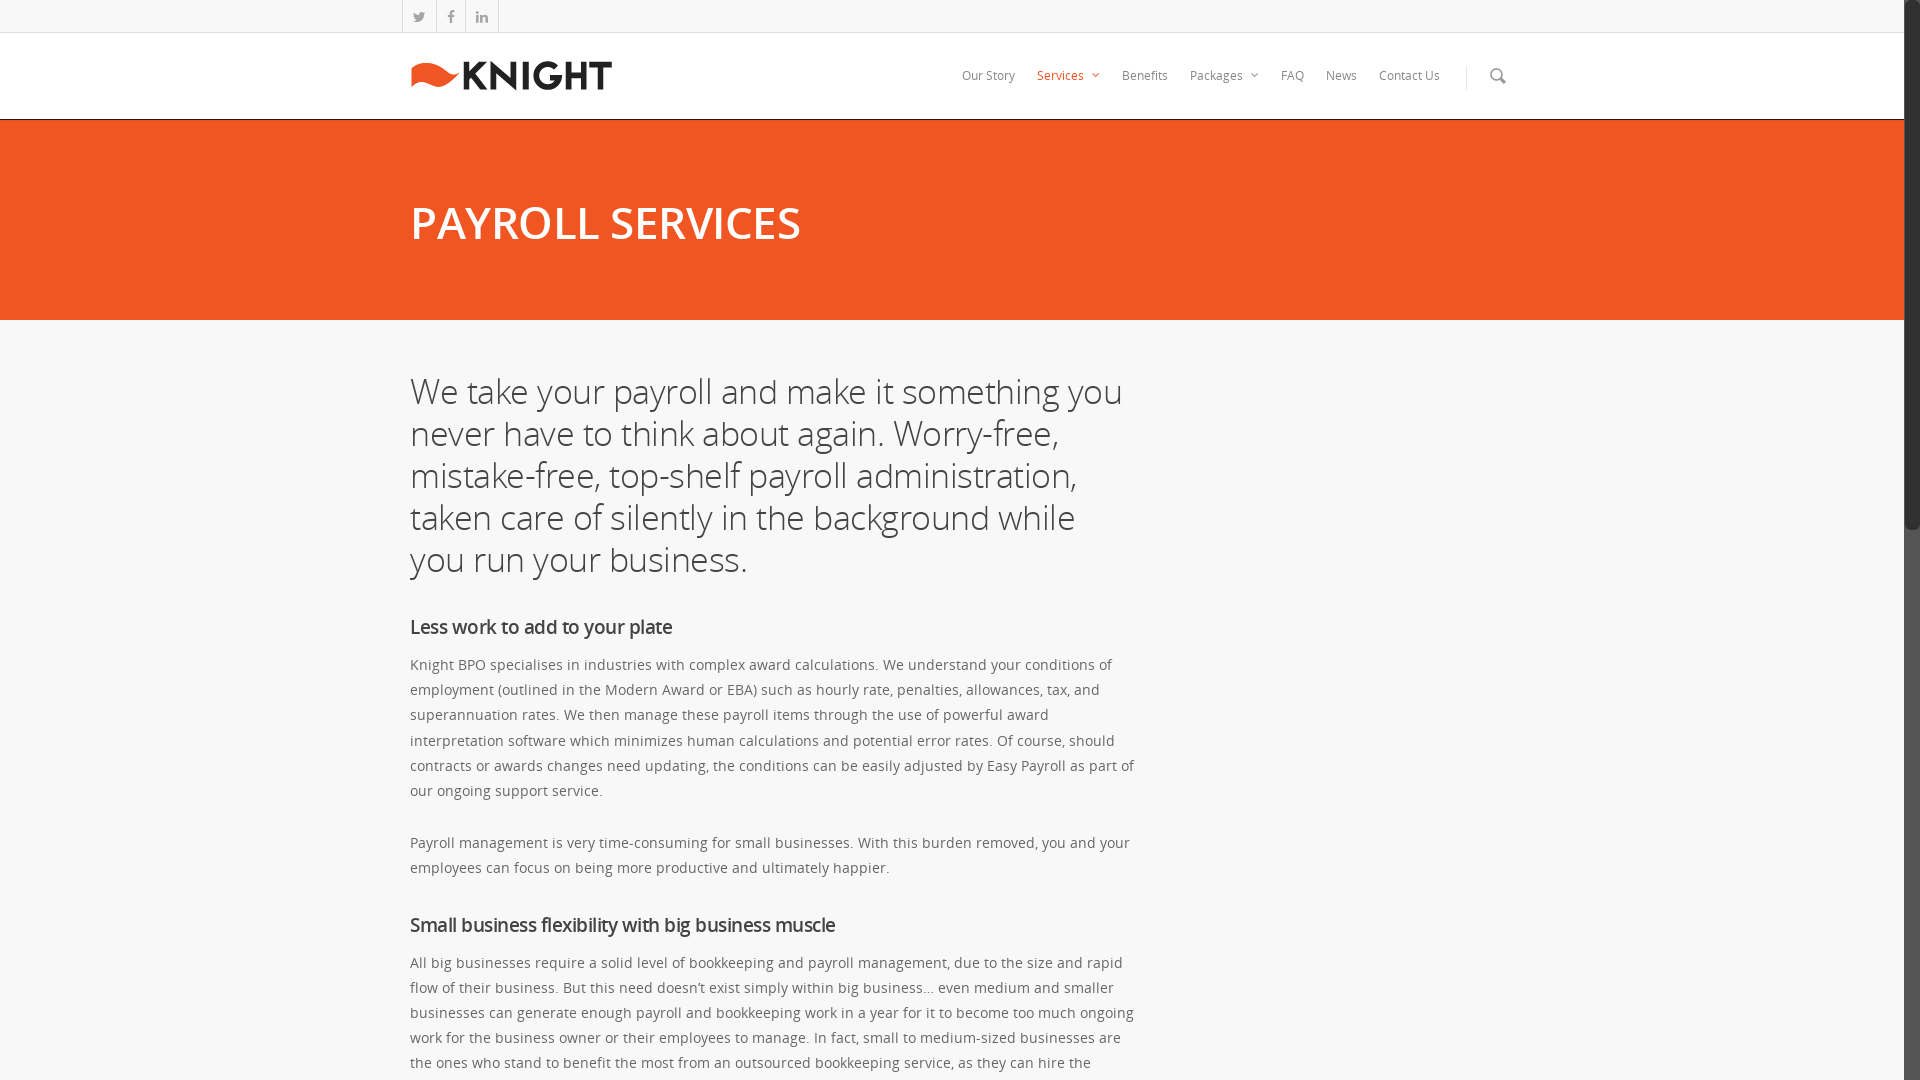  Describe the element at coordinates (1292, 88) in the screenshot. I see `'FAQ'` at that location.